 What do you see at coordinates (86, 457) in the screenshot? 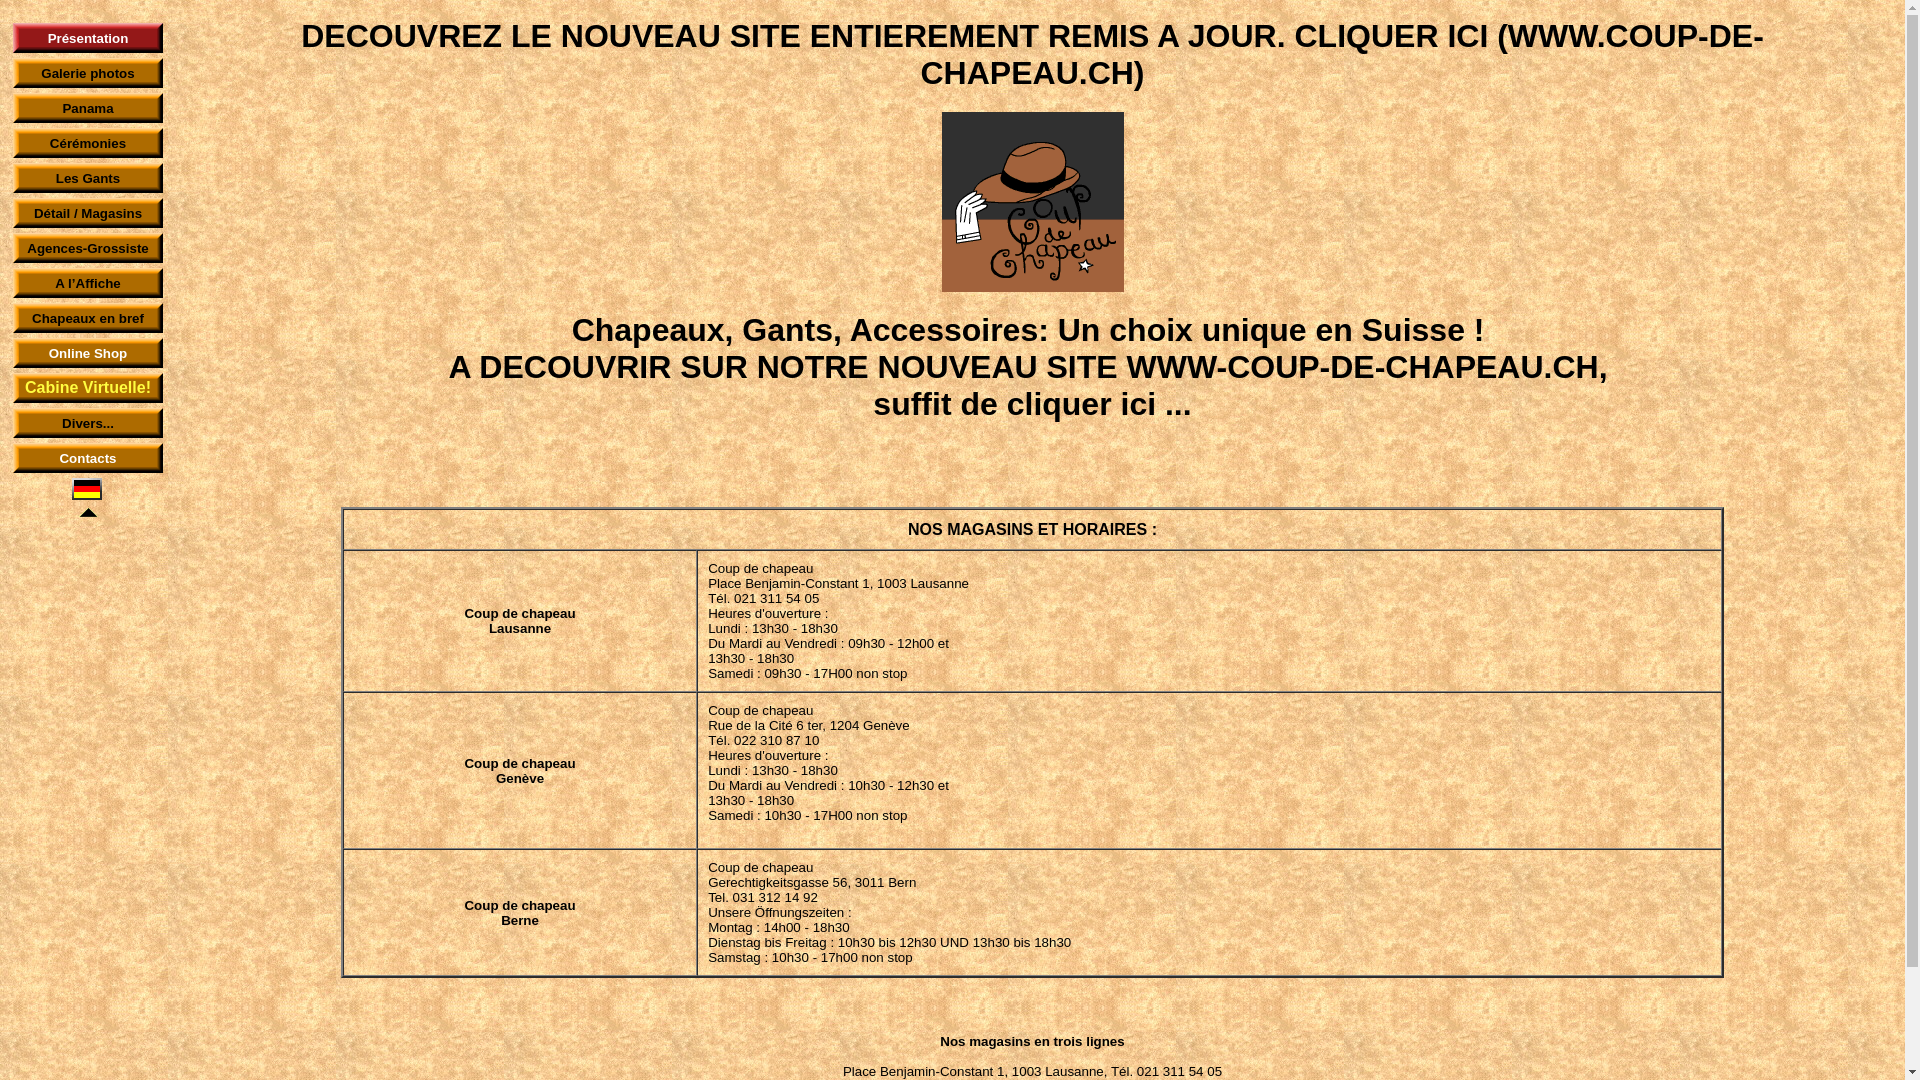
I see `'Contacts'` at bounding box center [86, 457].